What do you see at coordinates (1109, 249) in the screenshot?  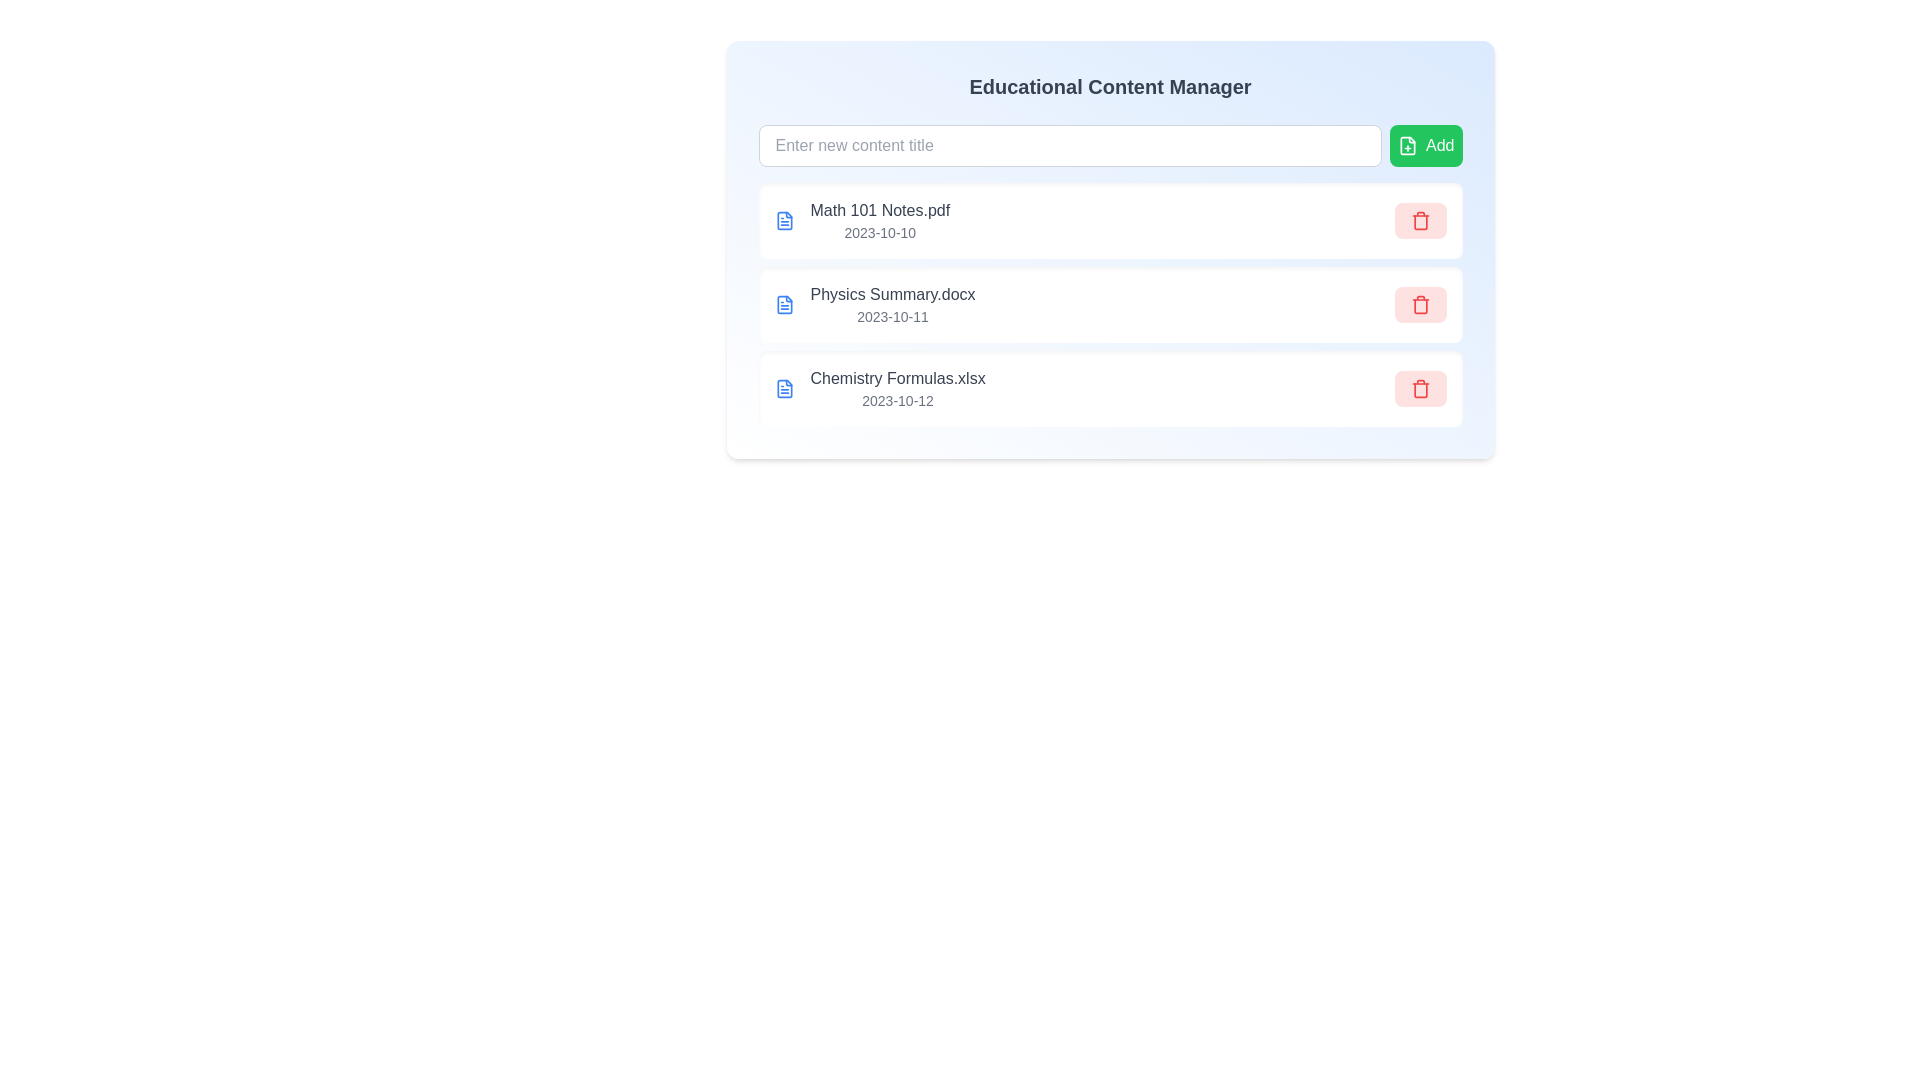 I see `the filename of the first document entry in the 'Educational Content Manager'` at bounding box center [1109, 249].